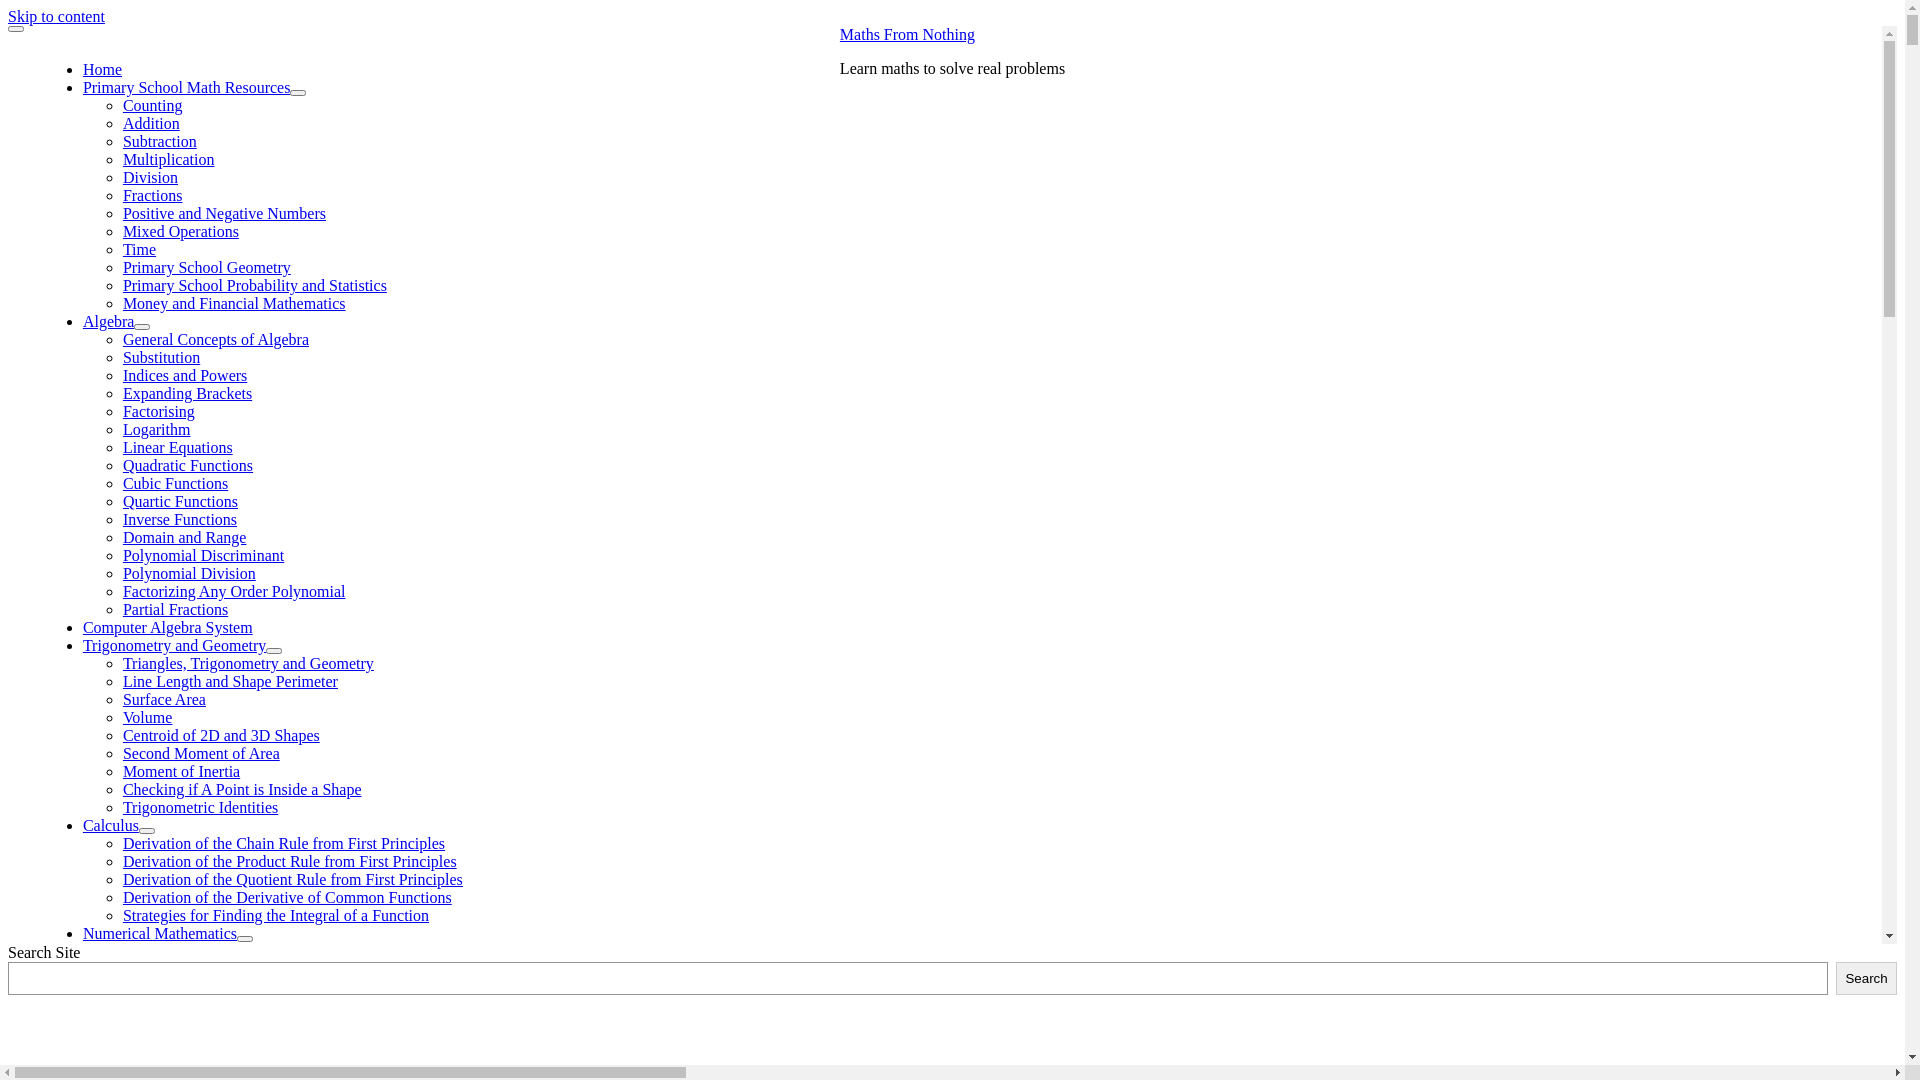  Describe the element at coordinates (247, 663) in the screenshot. I see `'Triangles, Trigonometry and Geometry'` at that location.